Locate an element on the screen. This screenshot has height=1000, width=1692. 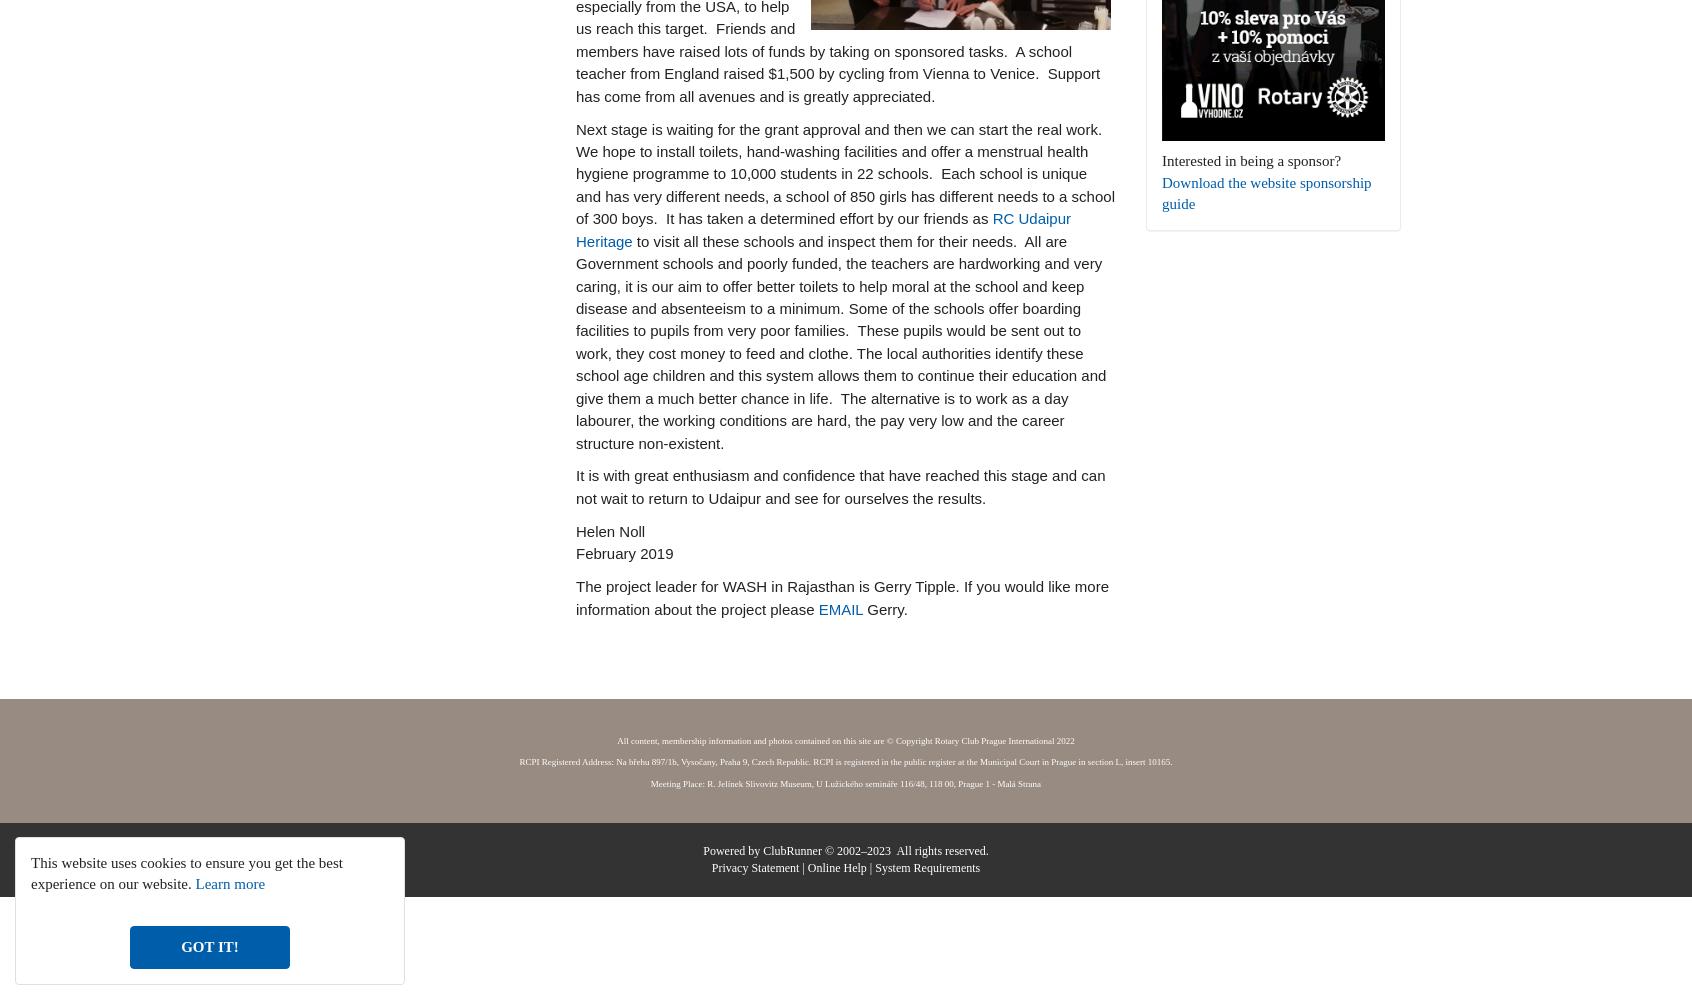
'RC Udaipur Heritage' is located at coordinates (823, 228).